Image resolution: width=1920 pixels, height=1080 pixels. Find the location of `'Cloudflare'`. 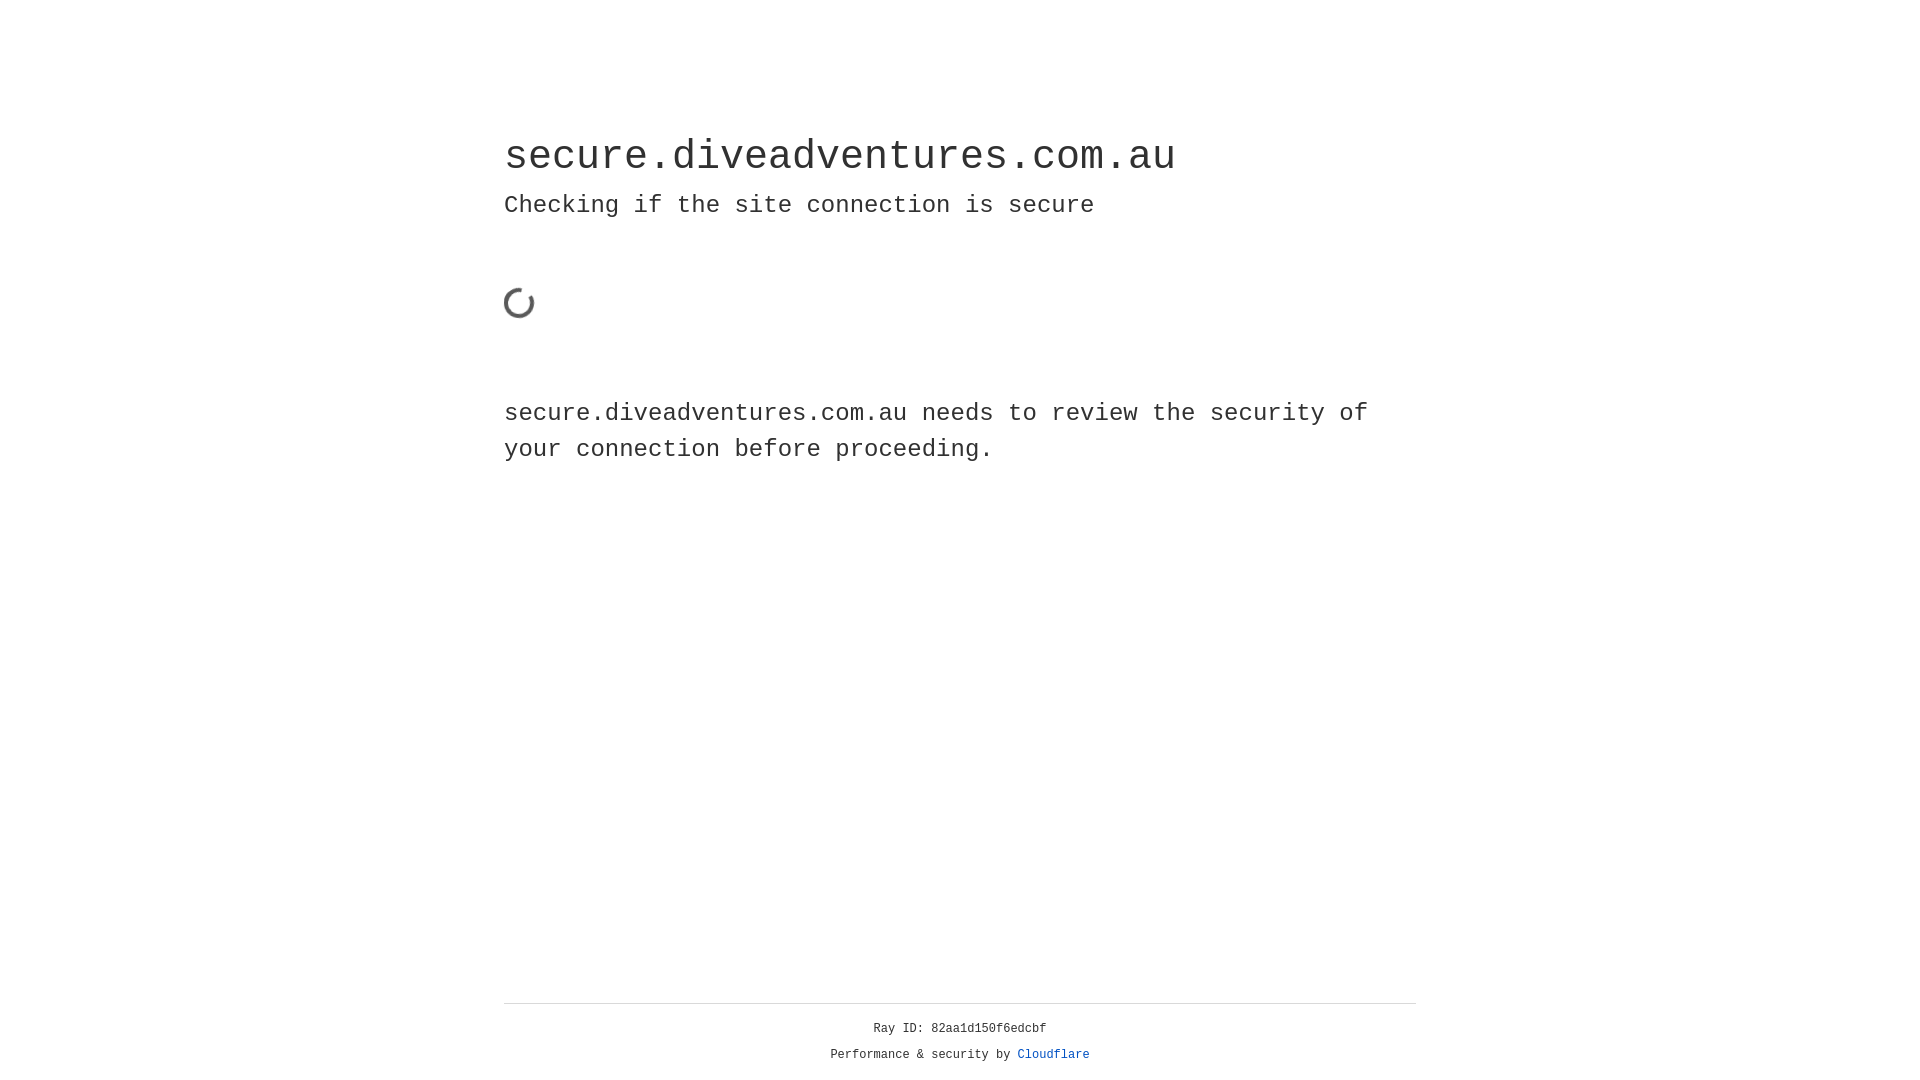

'Cloudflare' is located at coordinates (1053, 1054).